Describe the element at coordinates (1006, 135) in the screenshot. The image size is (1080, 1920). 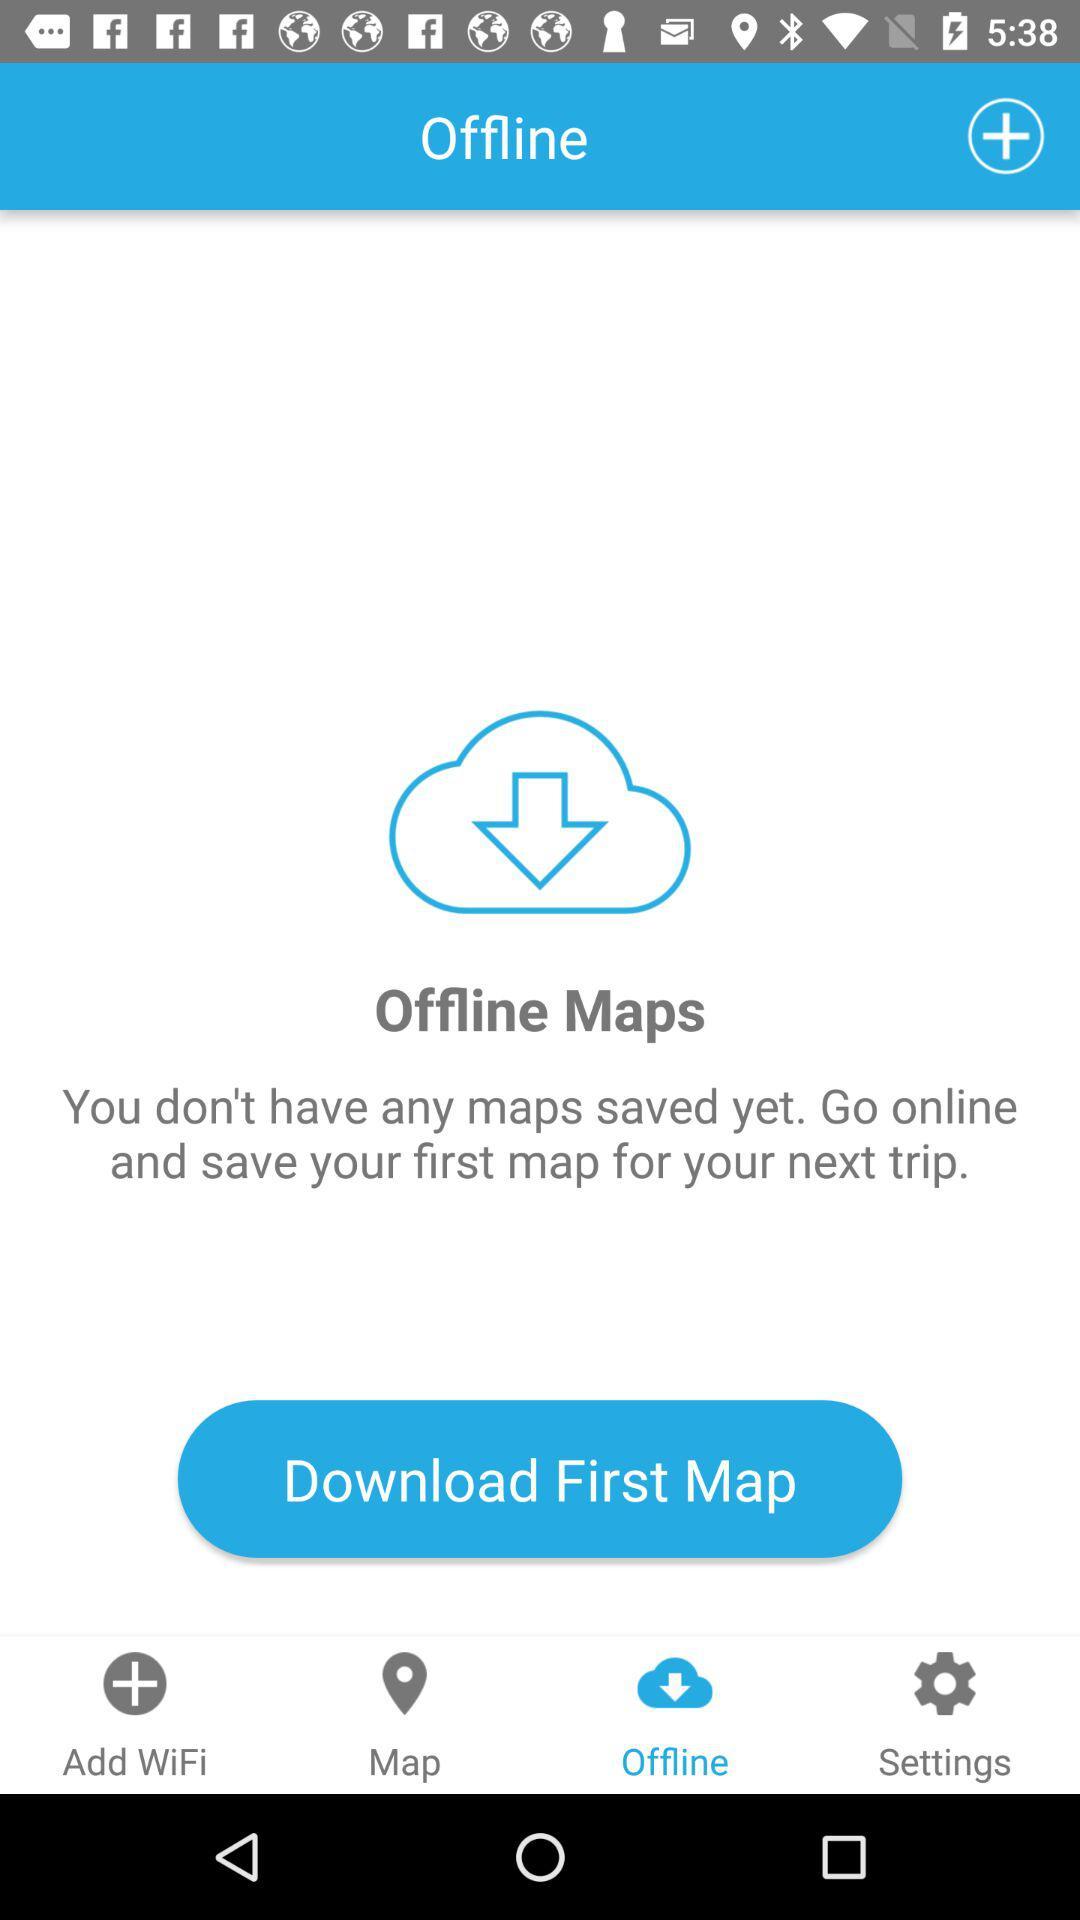
I see `new button` at that location.